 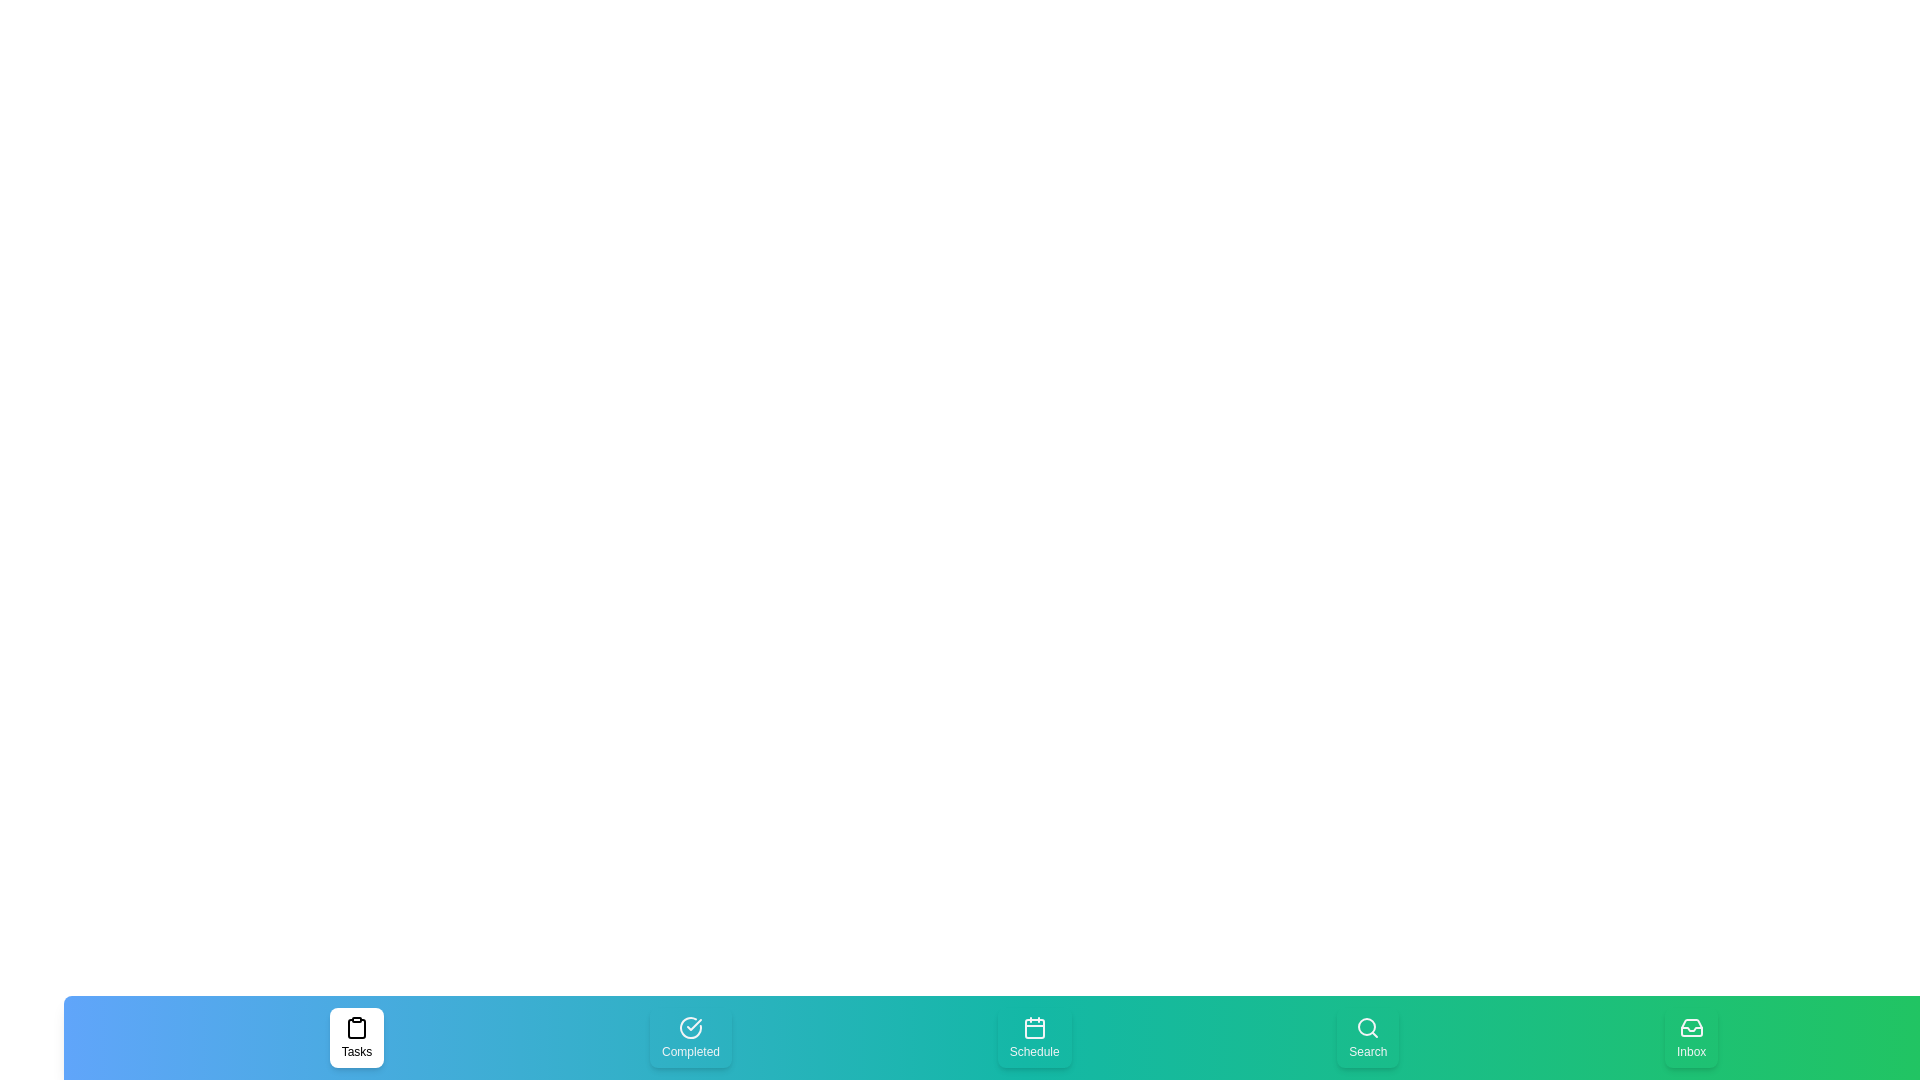 What do you see at coordinates (1367, 1036) in the screenshot?
I see `the tab labeled Search` at bounding box center [1367, 1036].